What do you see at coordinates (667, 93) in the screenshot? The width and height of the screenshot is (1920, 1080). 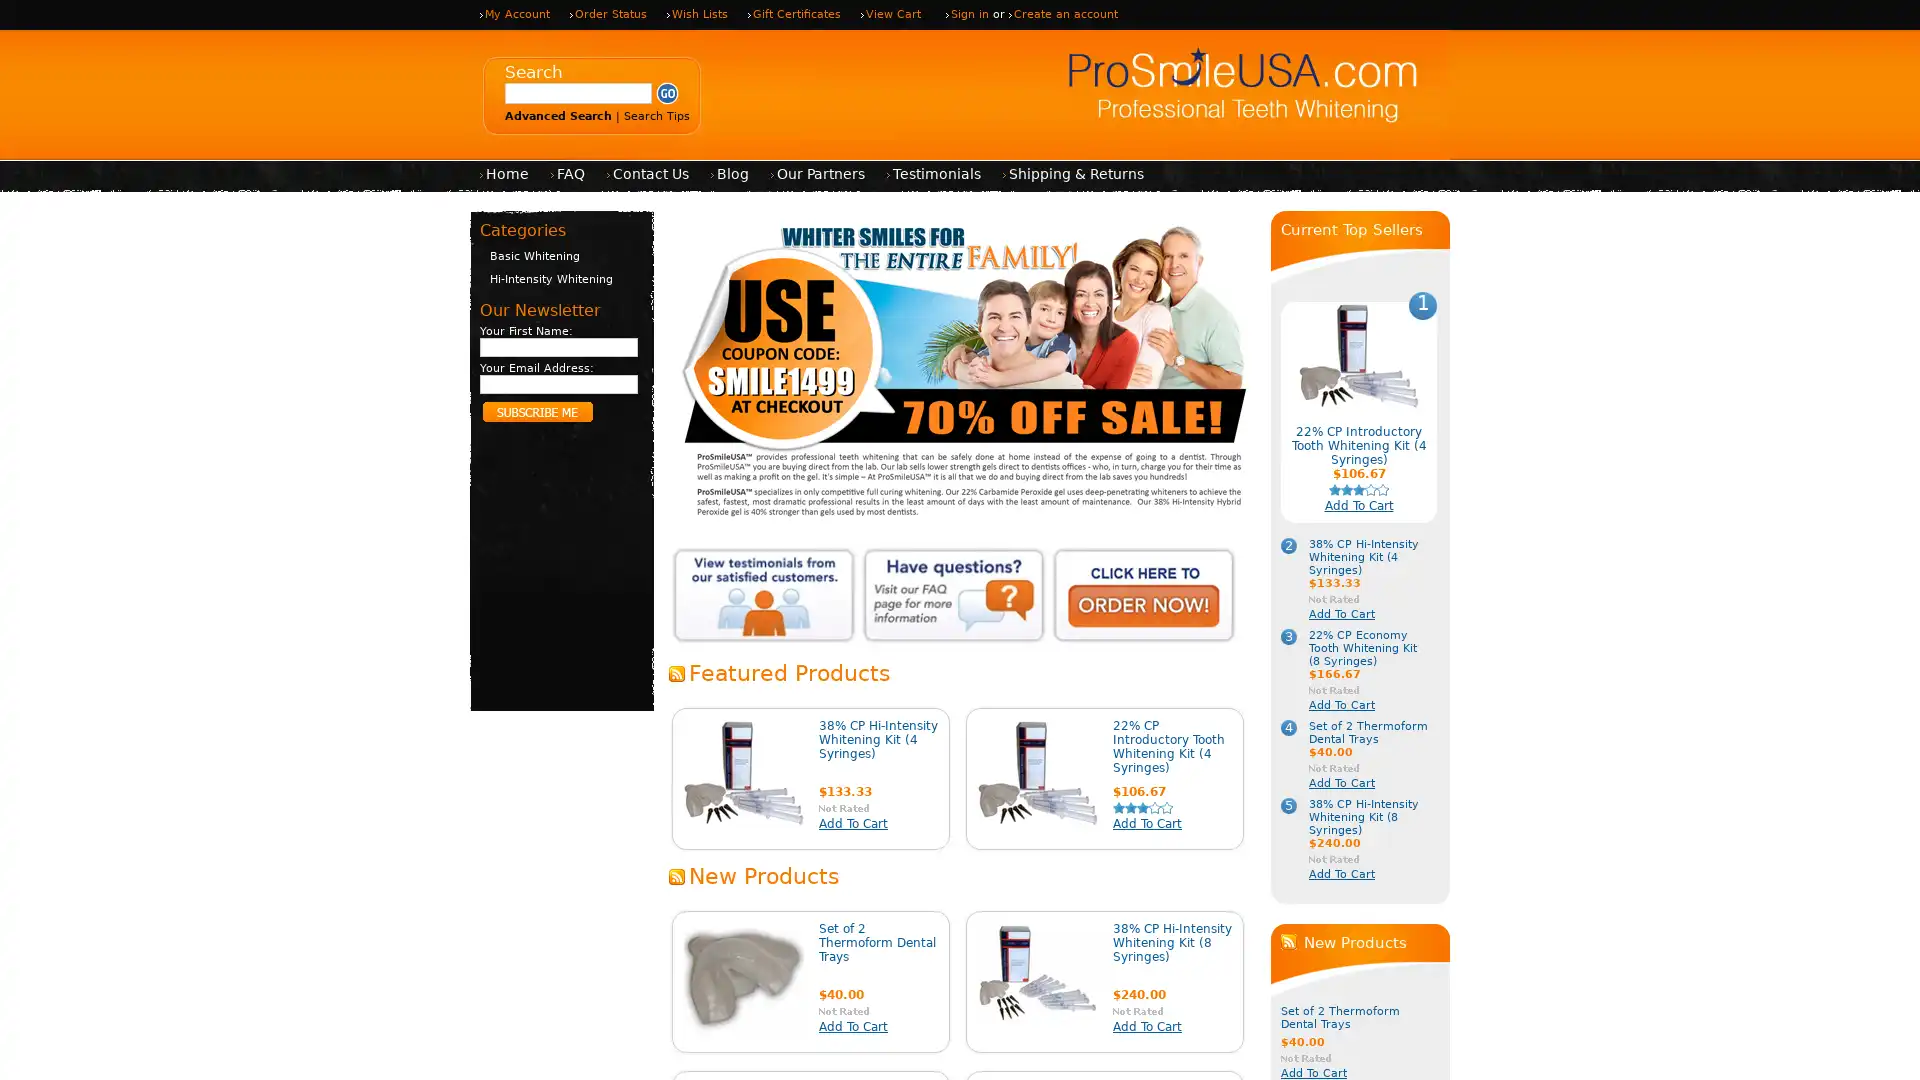 I see `Submit` at bounding box center [667, 93].